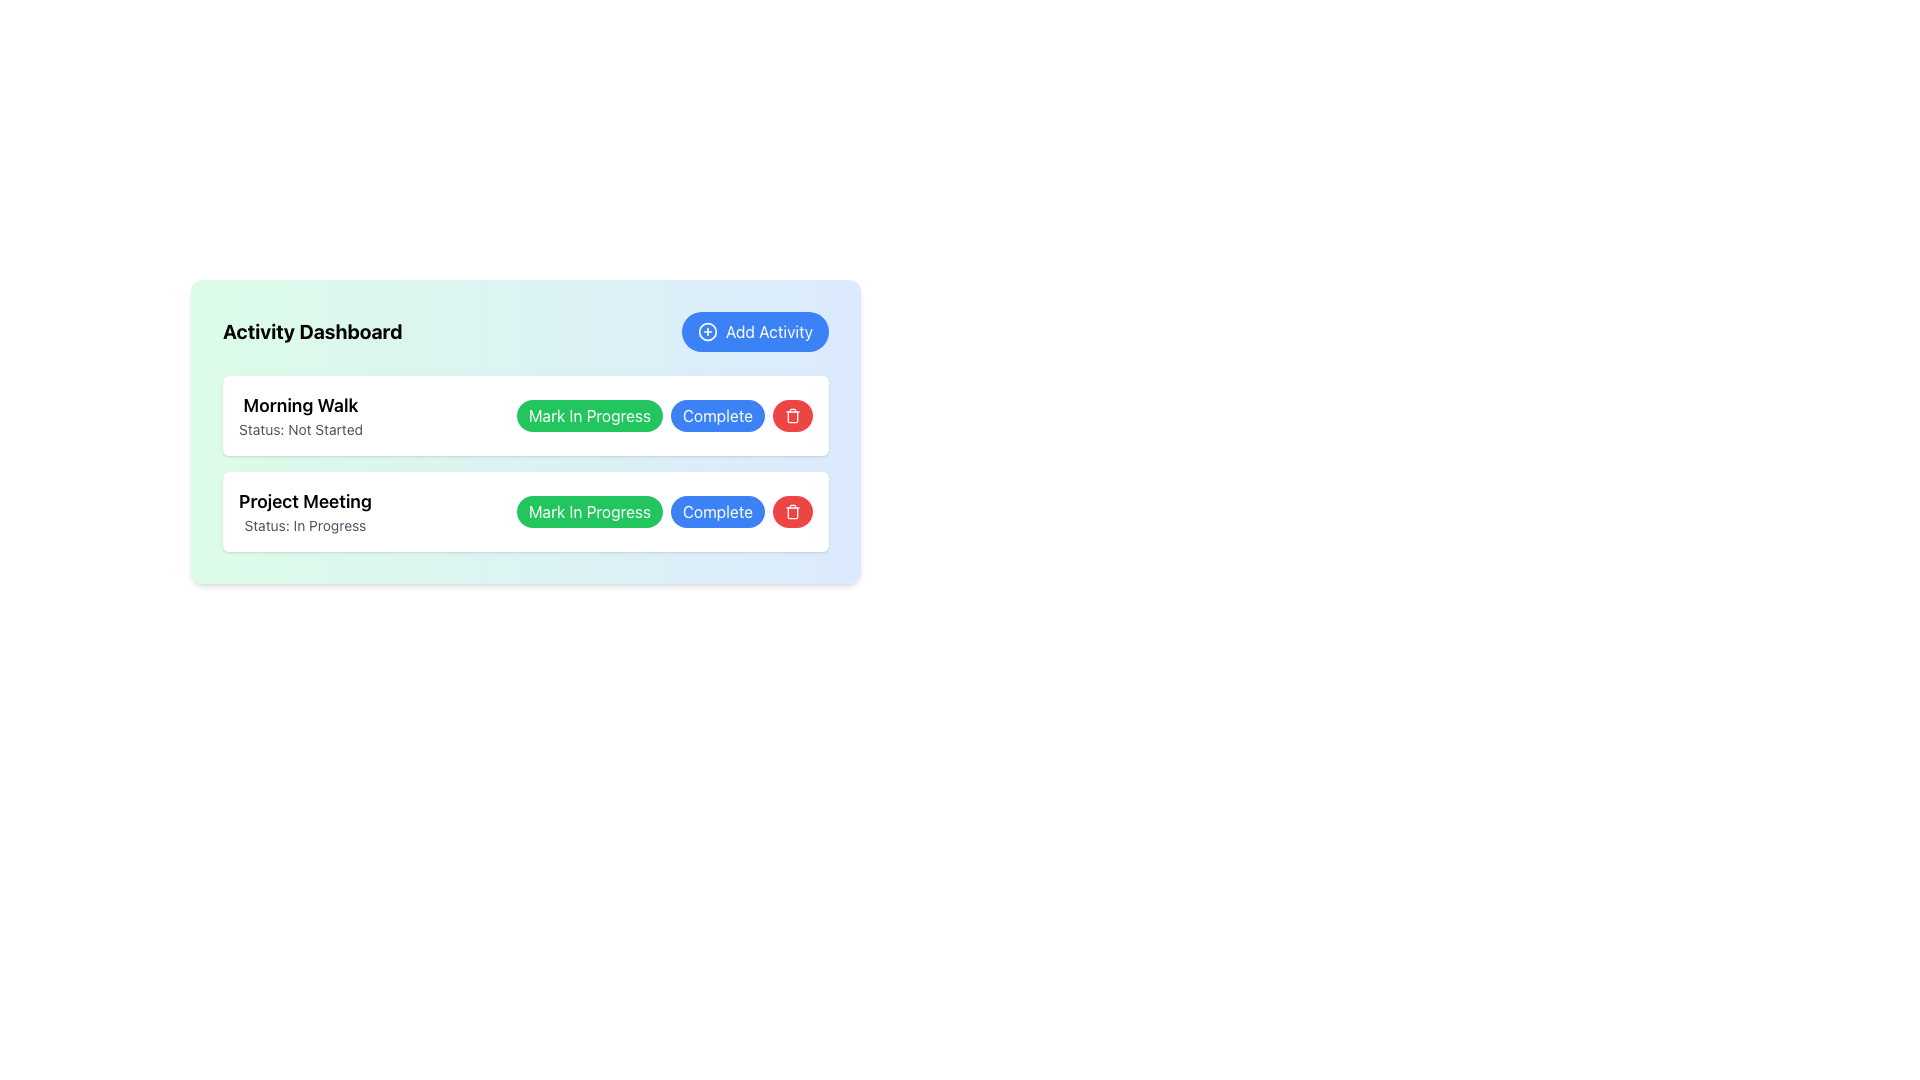  What do you see at coordinates (791, 415) in the screenshot?
I see `the delete icon button located on the far right side of the second row in the list for the 'Project Meeting' entry` at bounding box center [791, 415].